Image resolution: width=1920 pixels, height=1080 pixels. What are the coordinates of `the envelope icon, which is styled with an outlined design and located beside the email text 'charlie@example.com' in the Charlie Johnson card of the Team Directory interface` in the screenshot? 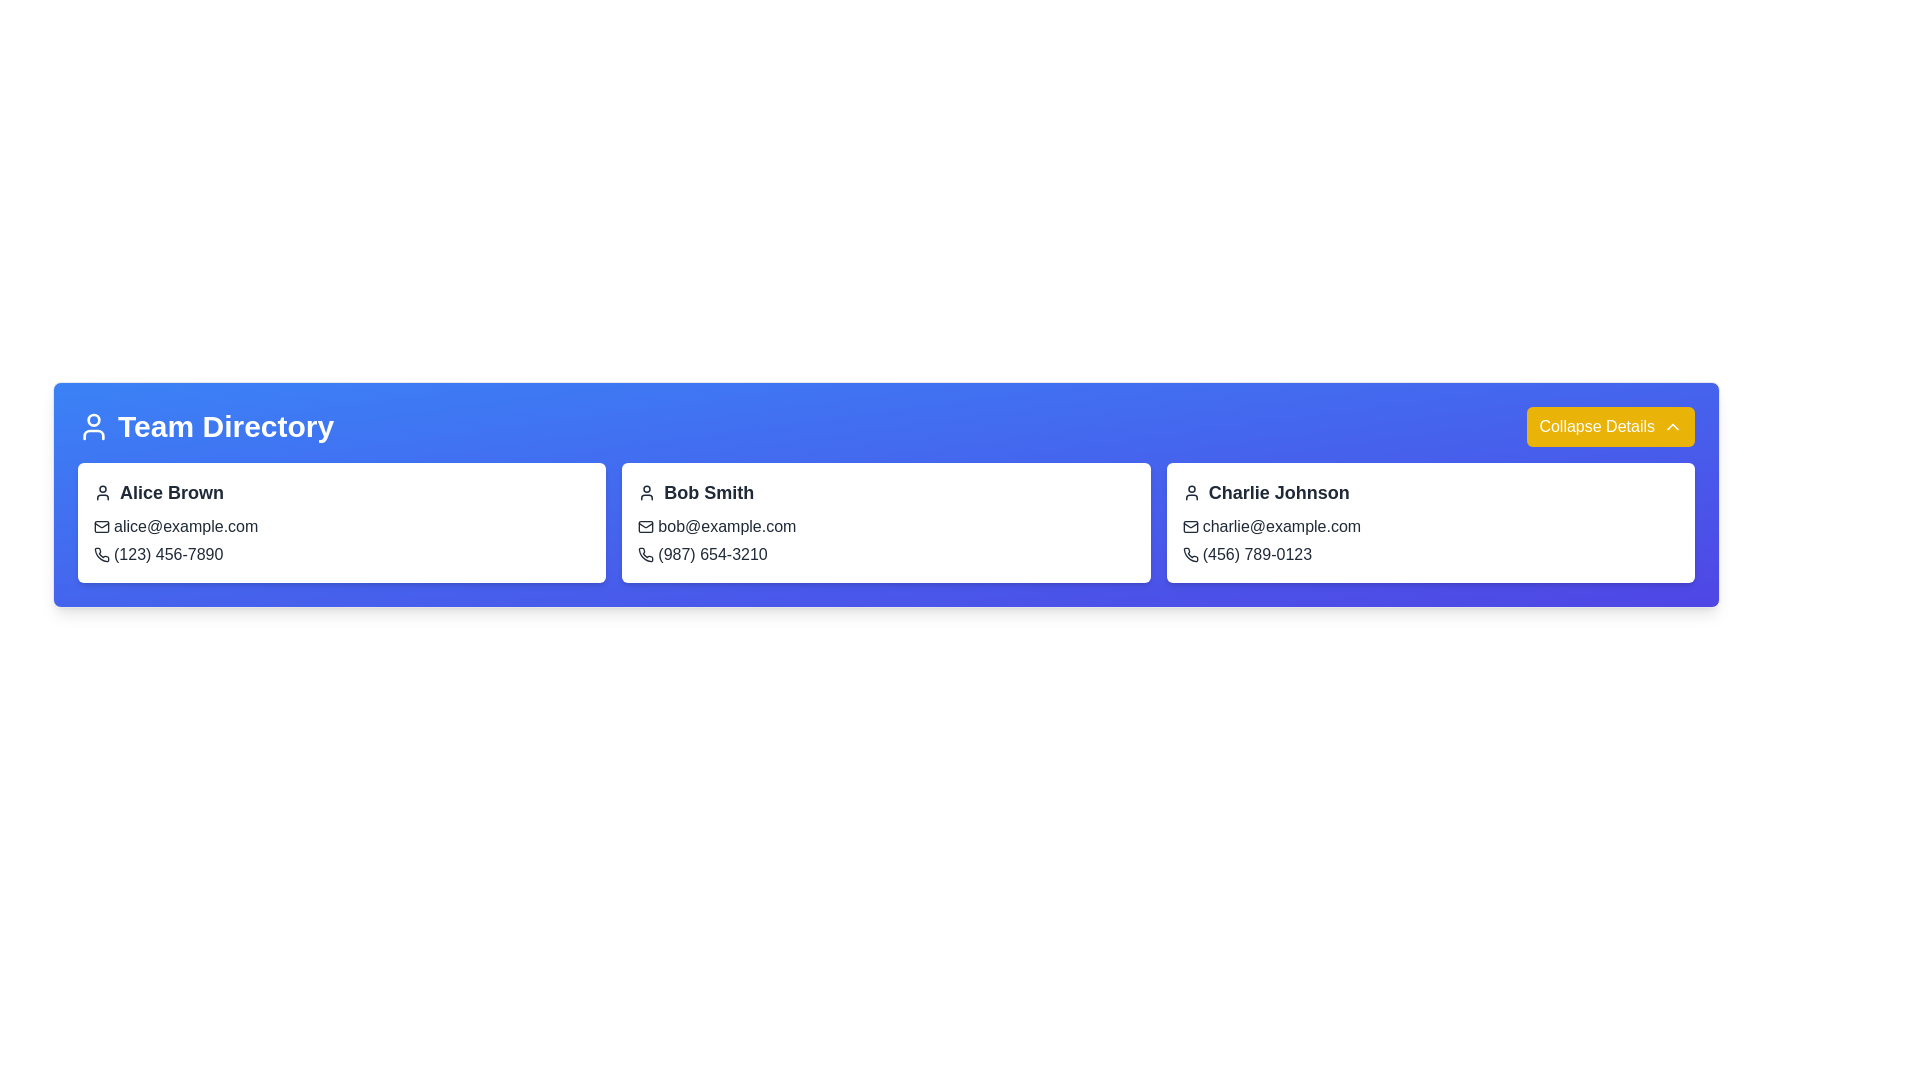 It's located at (1190, 526).